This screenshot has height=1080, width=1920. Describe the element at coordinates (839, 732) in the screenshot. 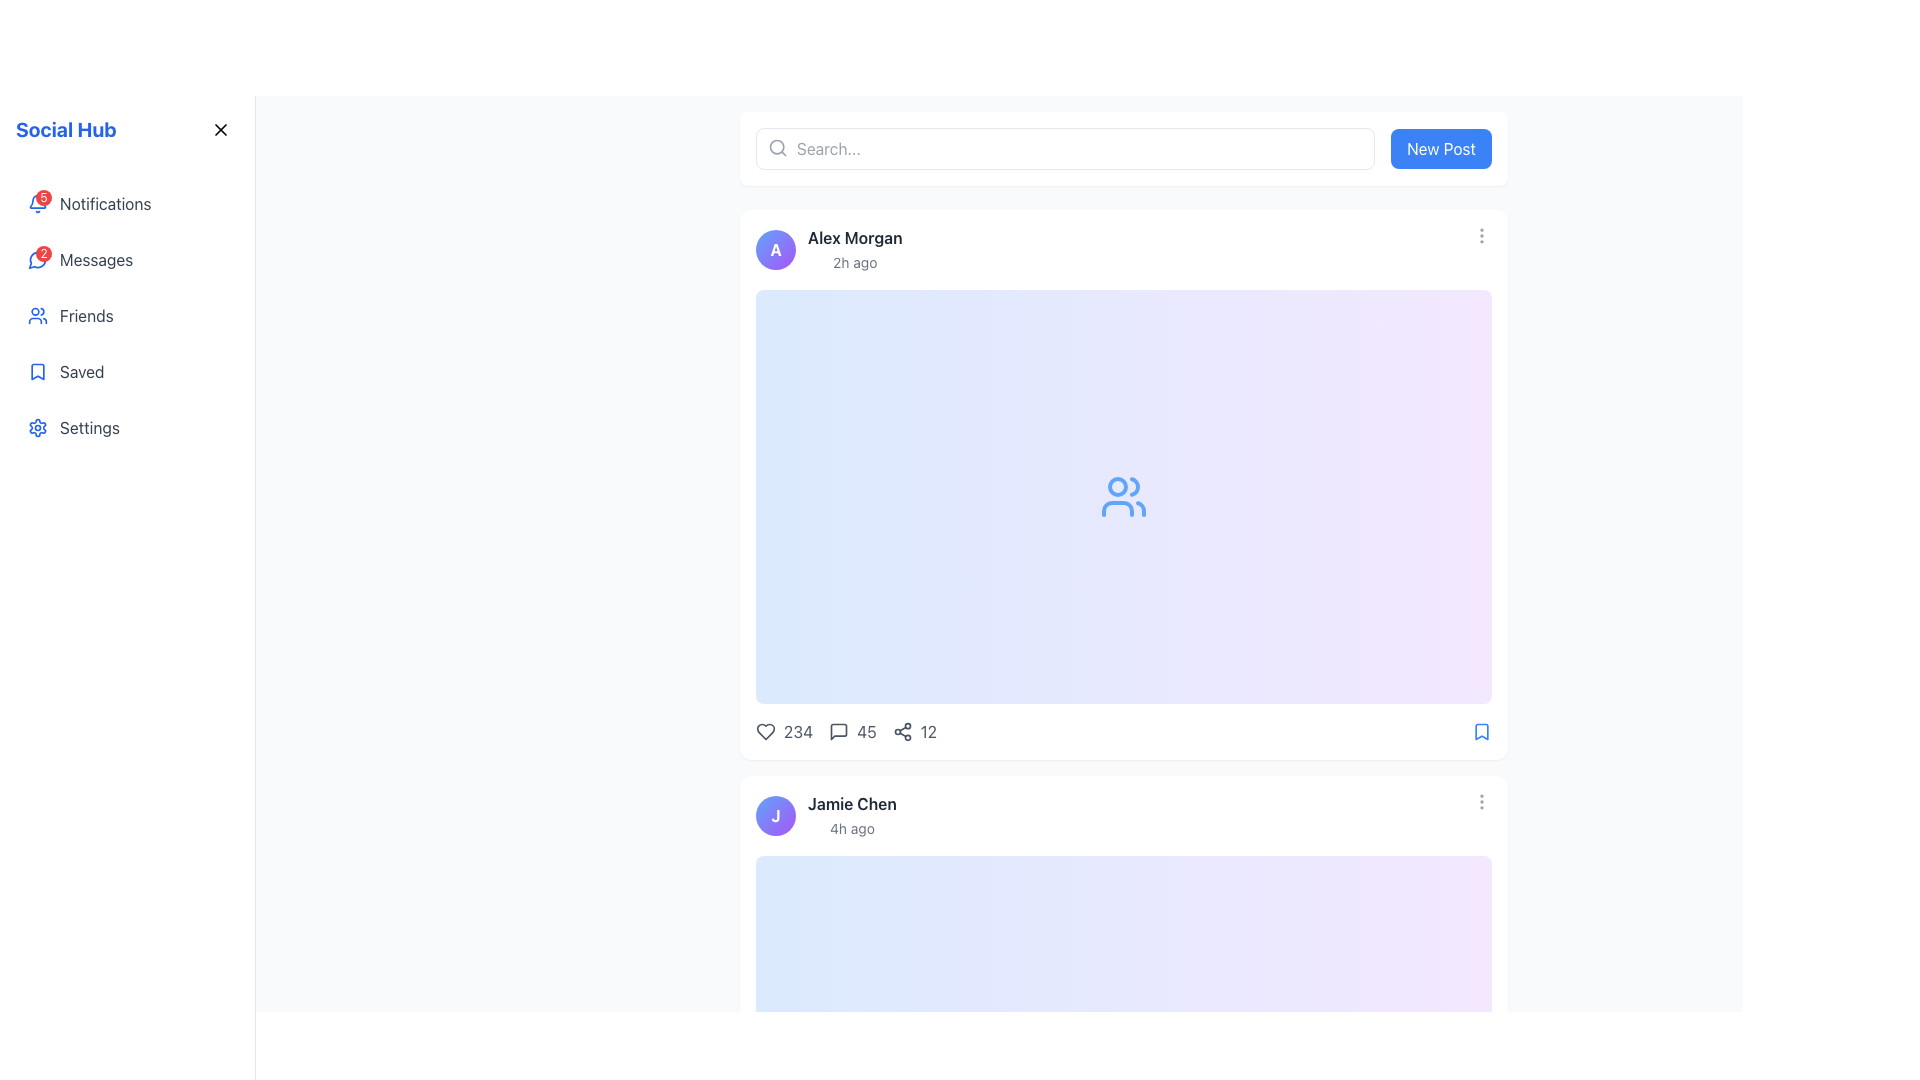

I see `the message or comment icon located in the interaction bar below a post` at that location.